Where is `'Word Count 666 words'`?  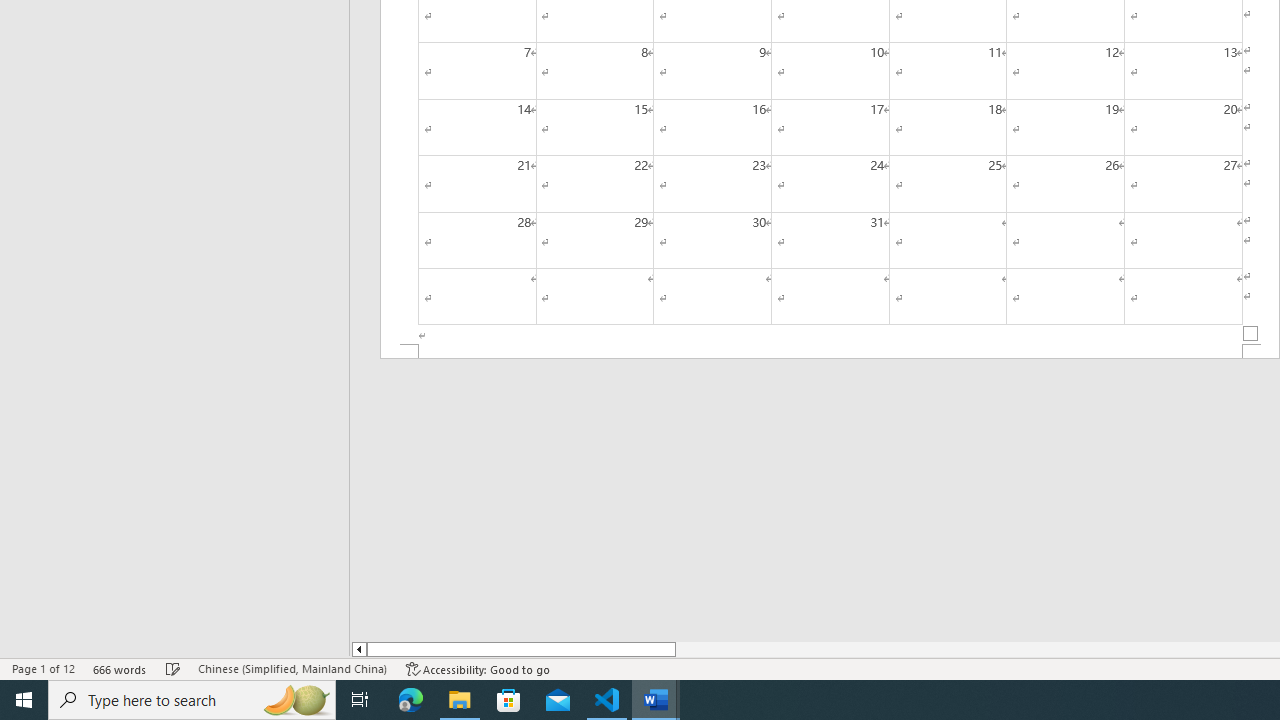 'Word Count 666 words' is located at coordinates (119, 669).